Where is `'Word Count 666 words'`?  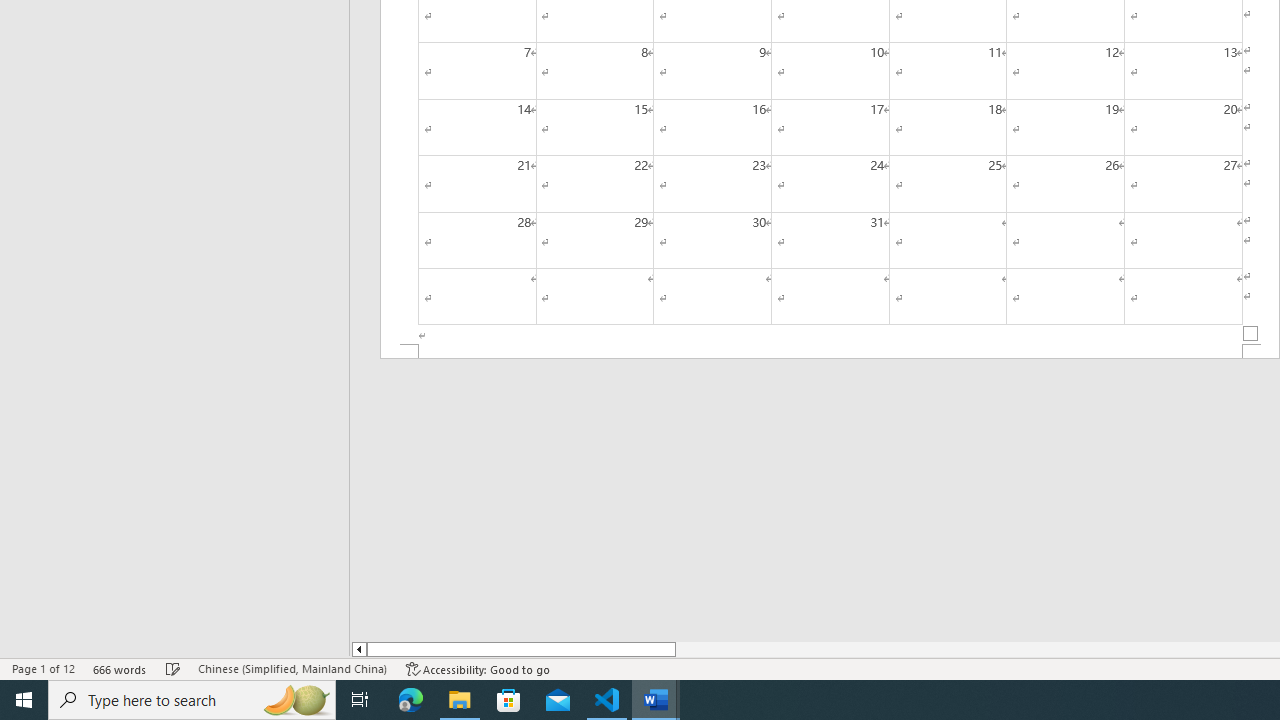 'Word Count 666 words' is located at coordinates (119, 669).